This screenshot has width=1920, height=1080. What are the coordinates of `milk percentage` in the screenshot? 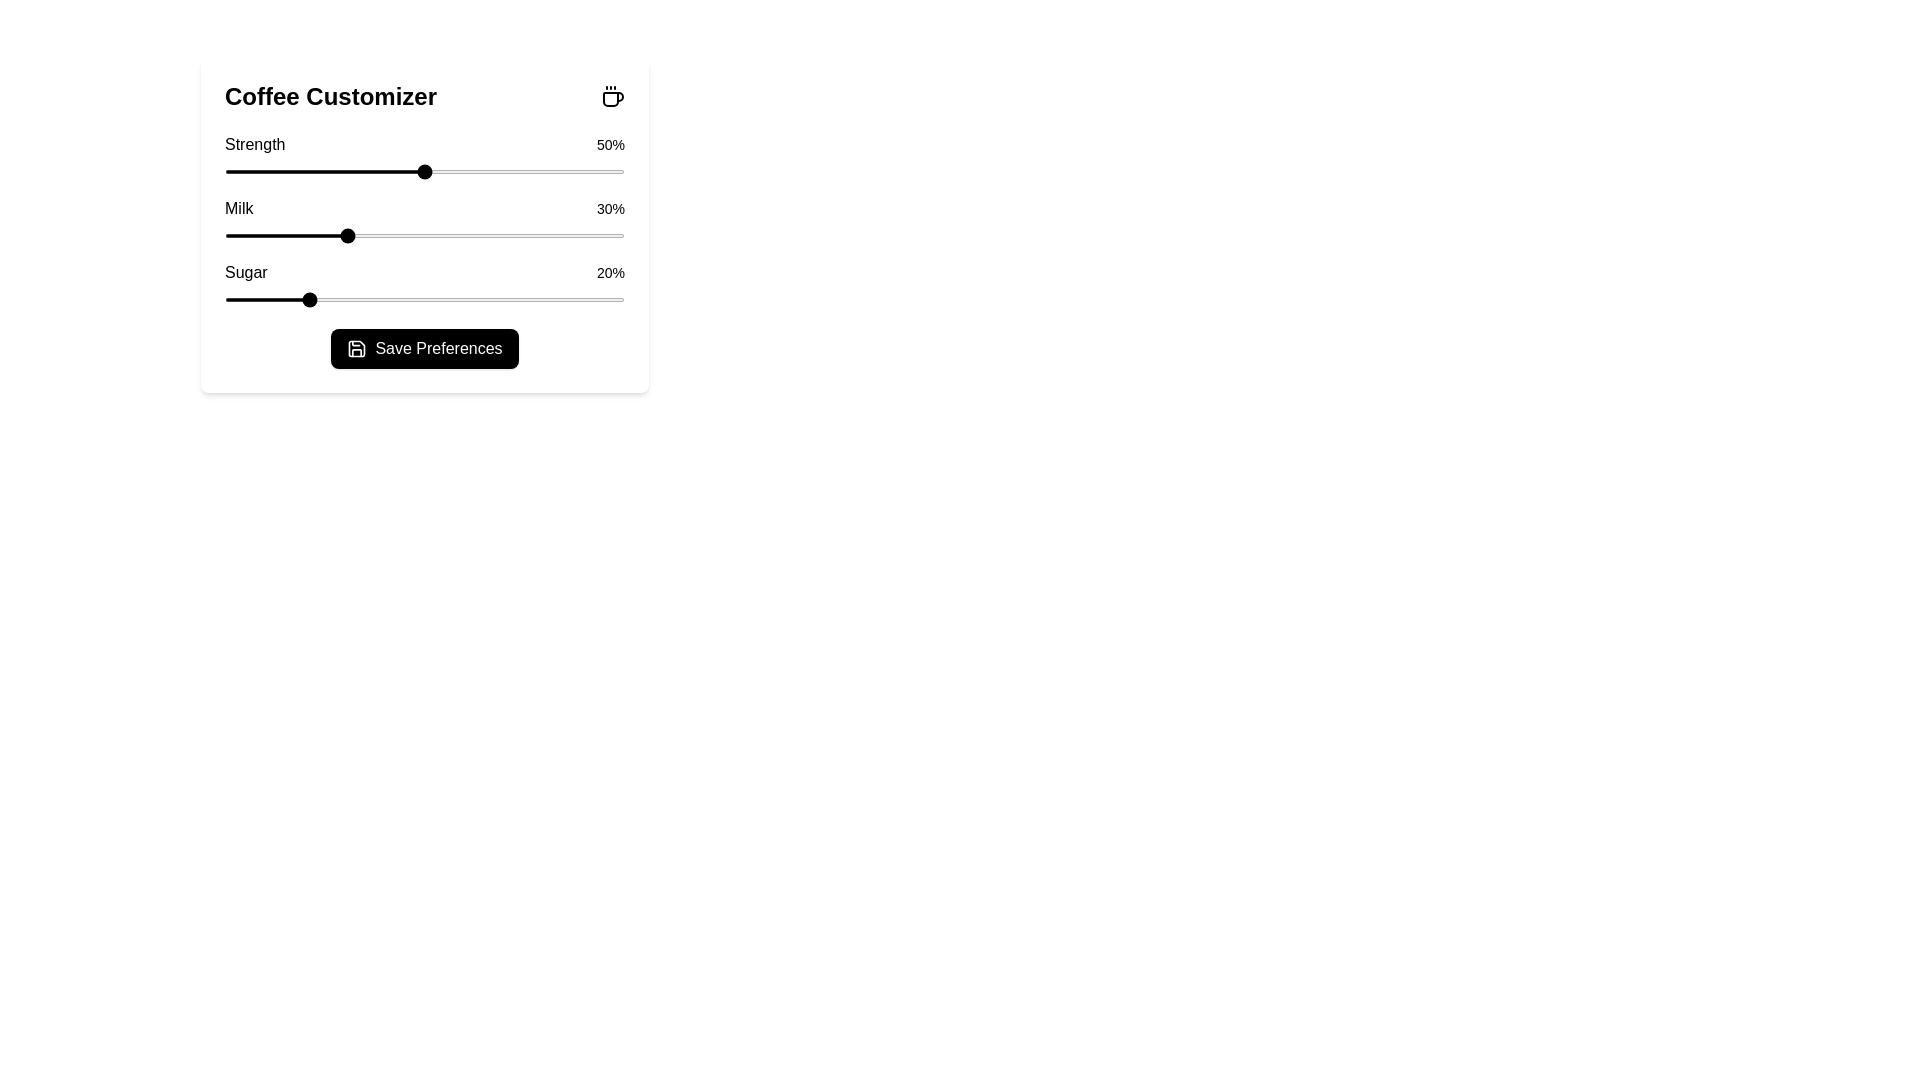 It's located at (360, 234).